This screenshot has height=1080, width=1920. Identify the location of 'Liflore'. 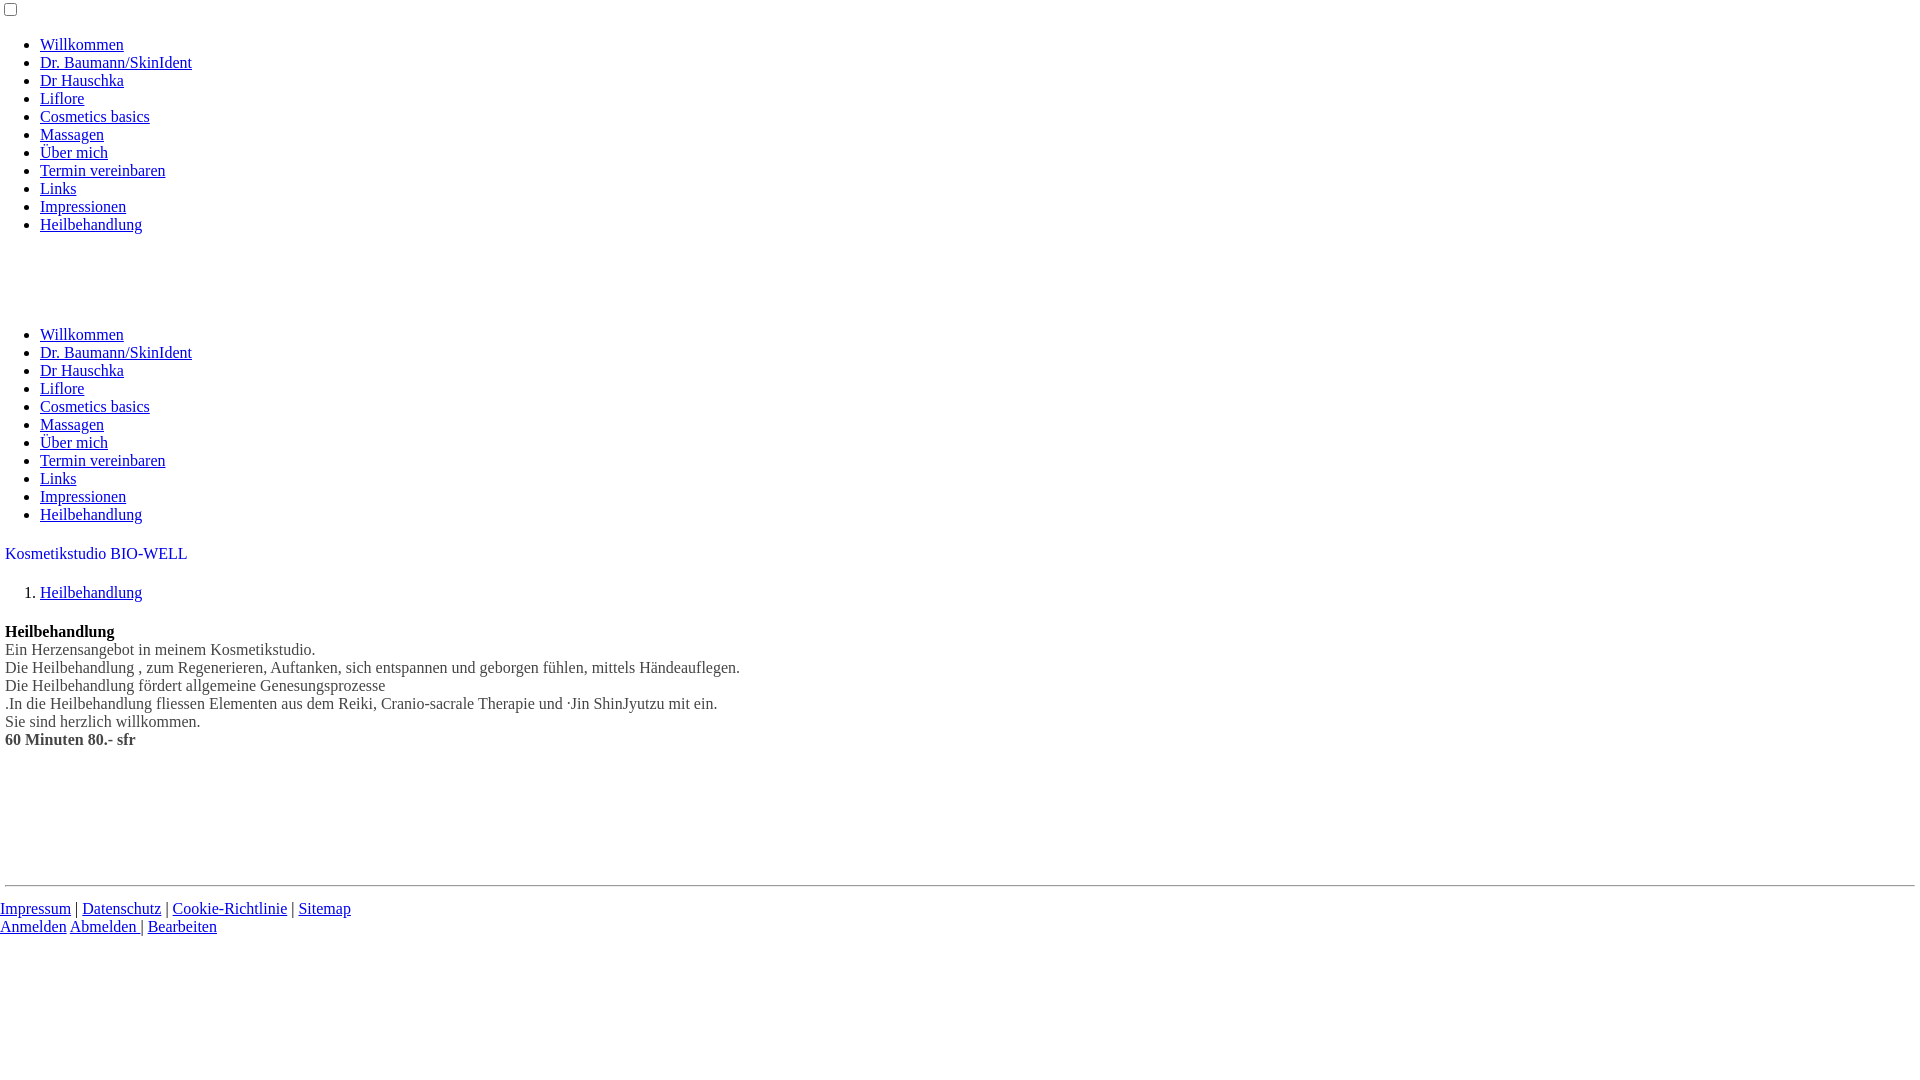
(62, 388).